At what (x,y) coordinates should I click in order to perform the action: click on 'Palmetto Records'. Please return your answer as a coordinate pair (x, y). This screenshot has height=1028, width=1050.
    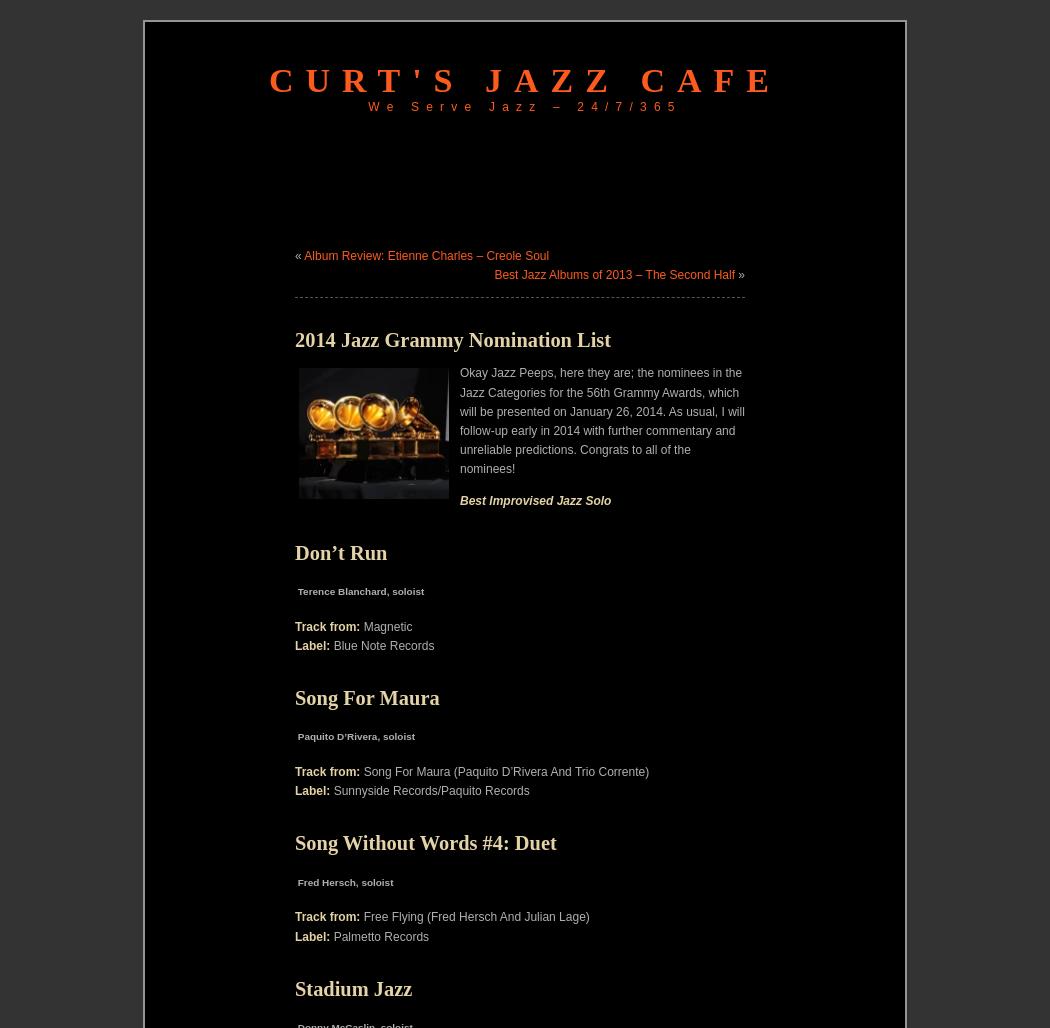
    Looking at the image, I should click on (330, 935).